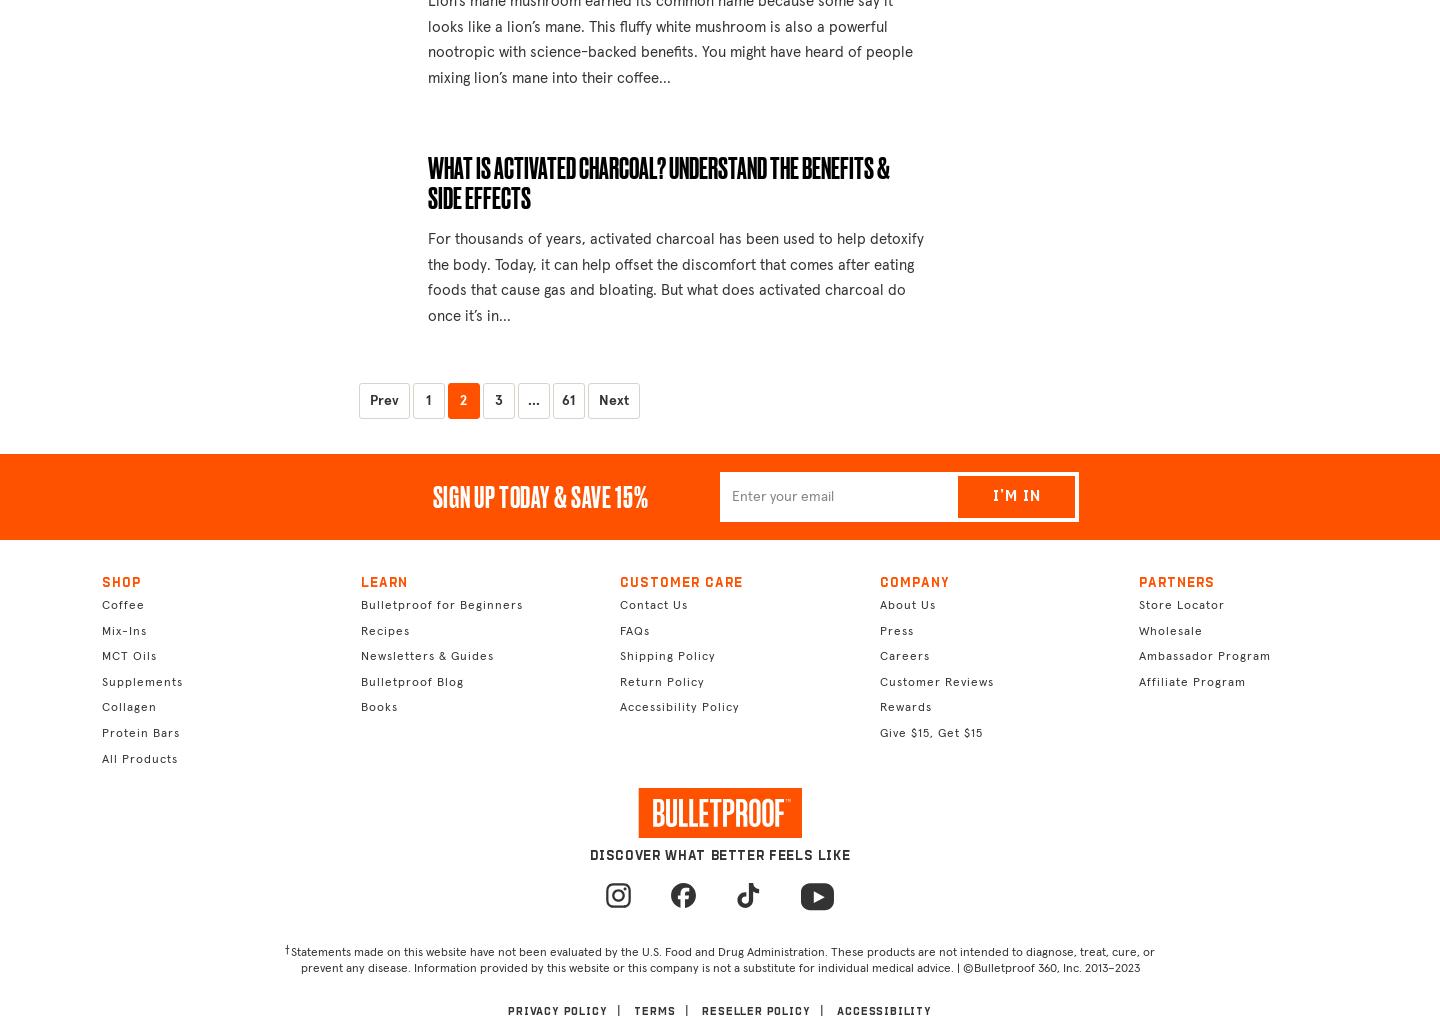 The height and width of the screenshot is (1030, 1440). I want to click on 'Protein Bars', so click(139, 733).